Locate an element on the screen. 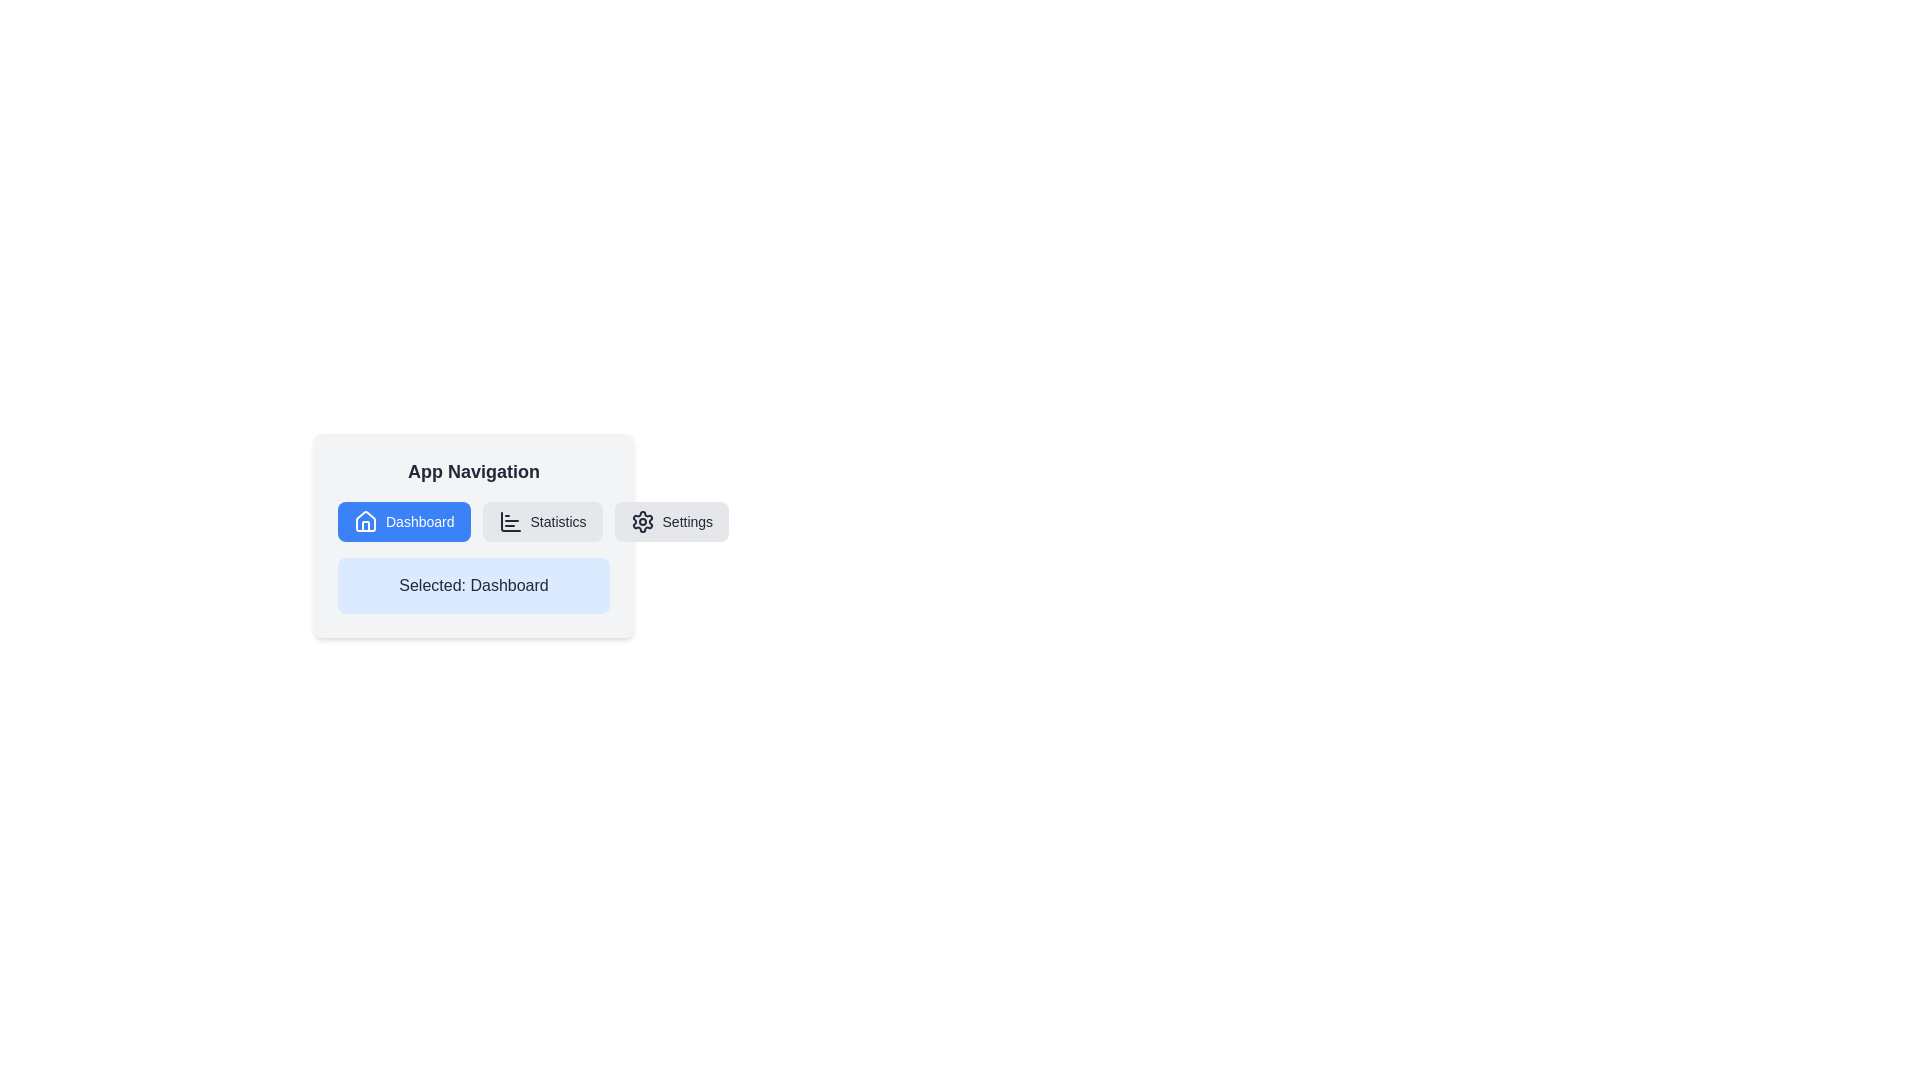 The image size is (1920, 1080). the 'Settings' button, which is a rectangular button with a gear icon and light gray background is located at coordinates (671, 520).